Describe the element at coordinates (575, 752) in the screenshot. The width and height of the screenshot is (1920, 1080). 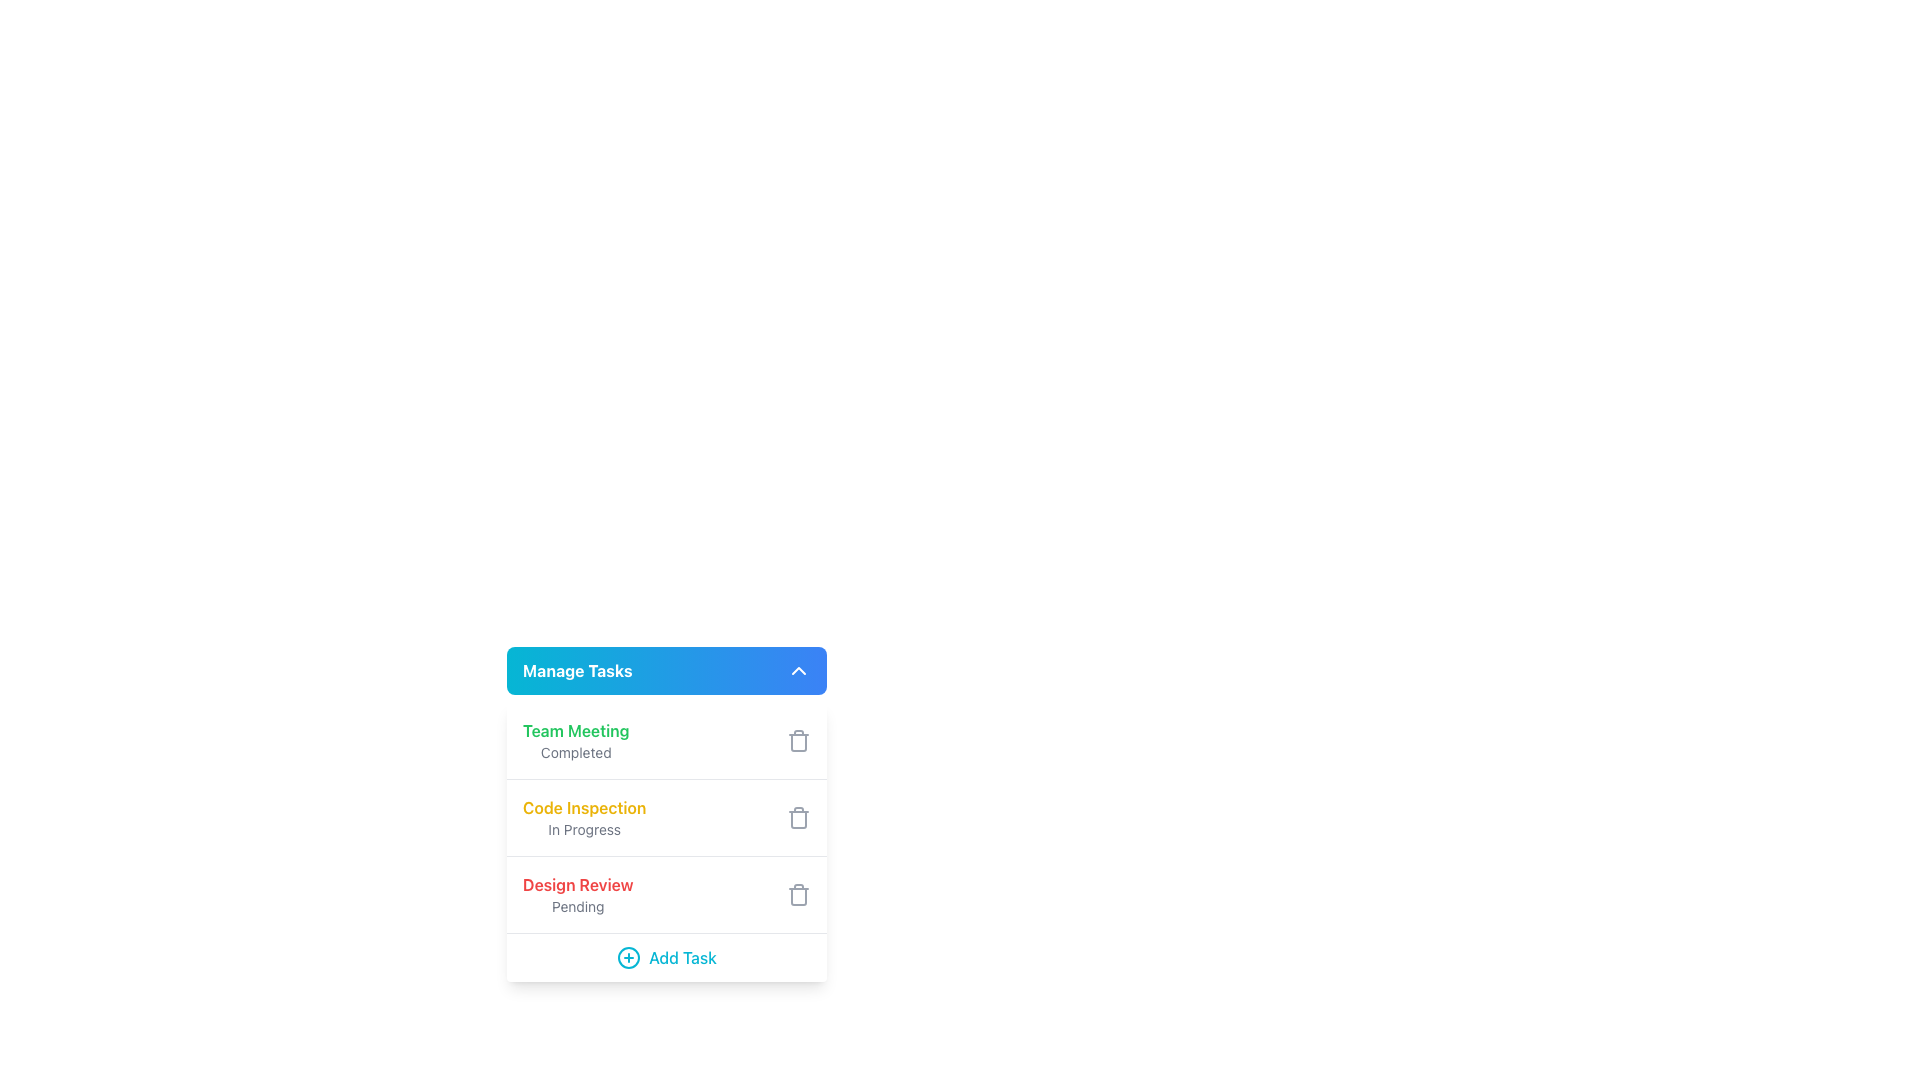
I see `the text label displaying 'Completed' located directly below the bold text 'Team Meeting' in the 'Manage Tasks' section` at that location.